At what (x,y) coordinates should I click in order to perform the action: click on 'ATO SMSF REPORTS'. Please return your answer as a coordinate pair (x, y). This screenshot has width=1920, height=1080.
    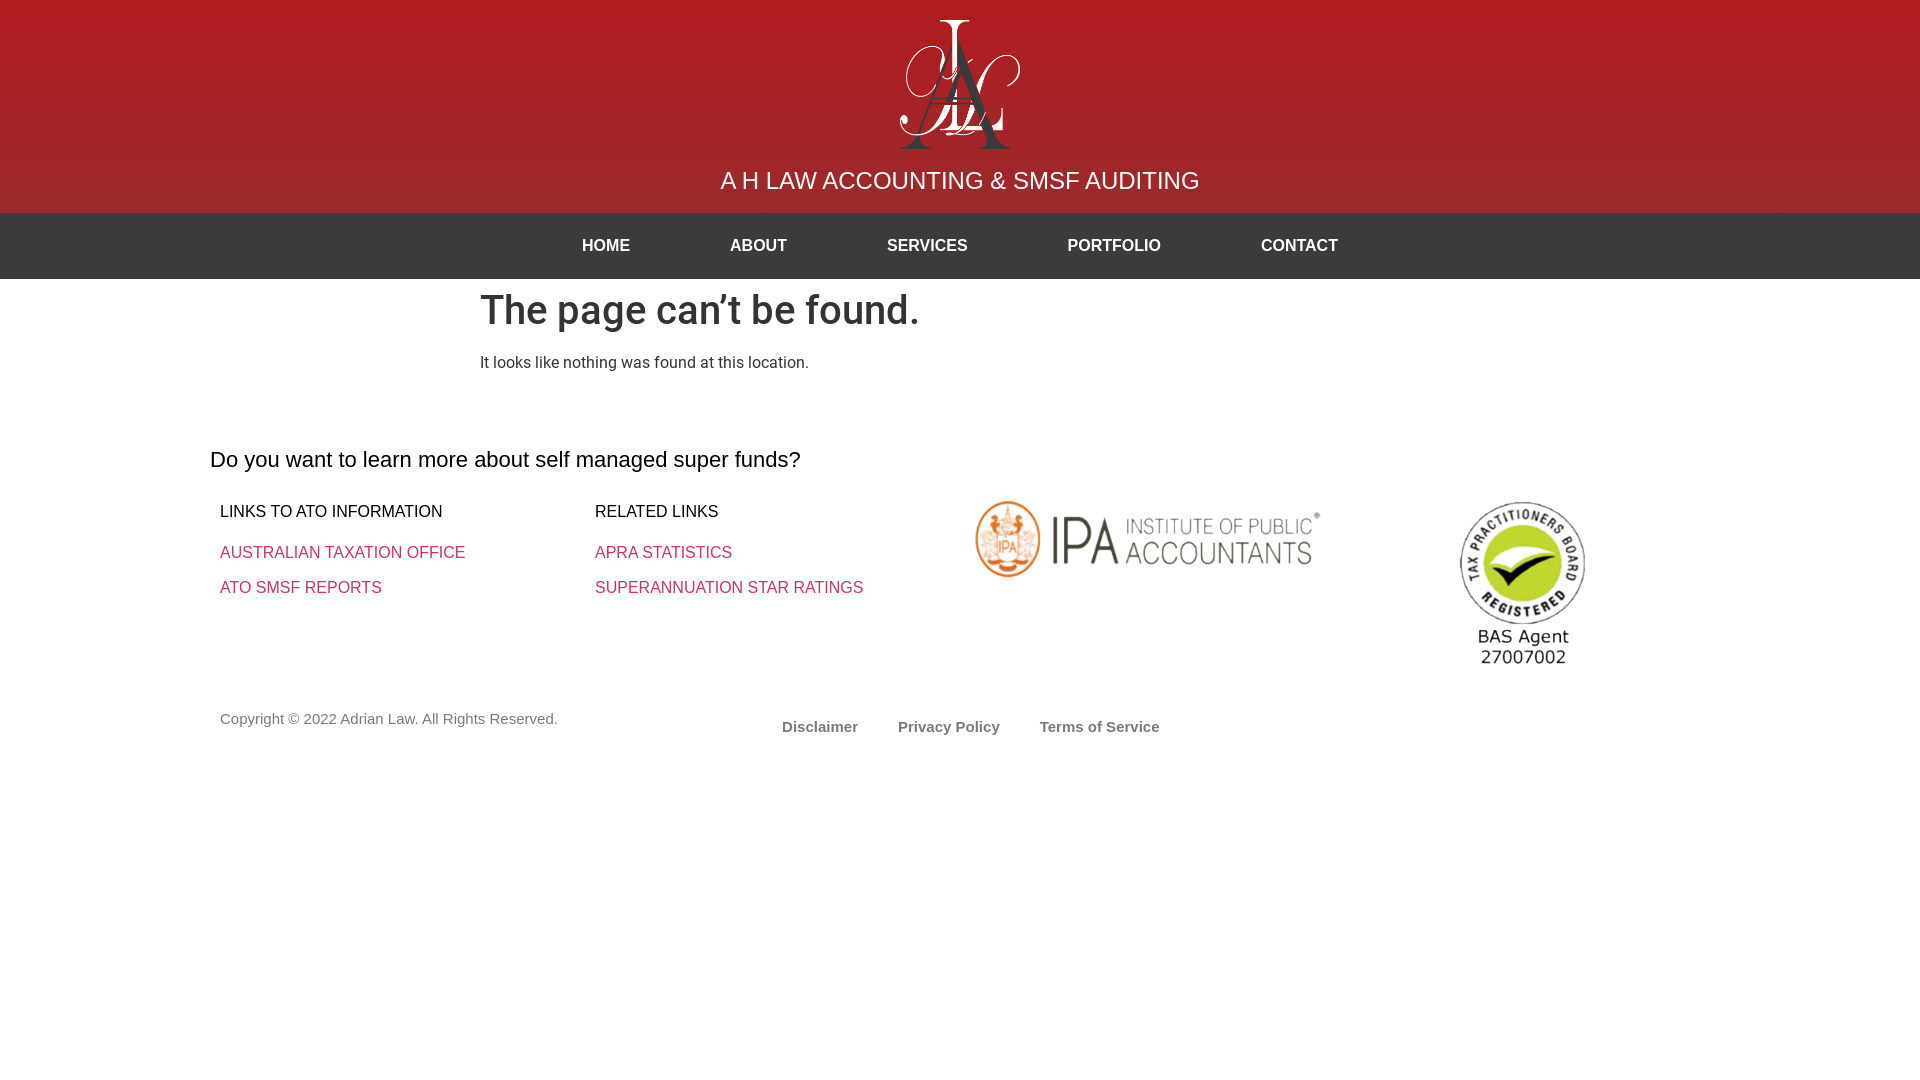
    Looking at the image, I should click on (300, 586).